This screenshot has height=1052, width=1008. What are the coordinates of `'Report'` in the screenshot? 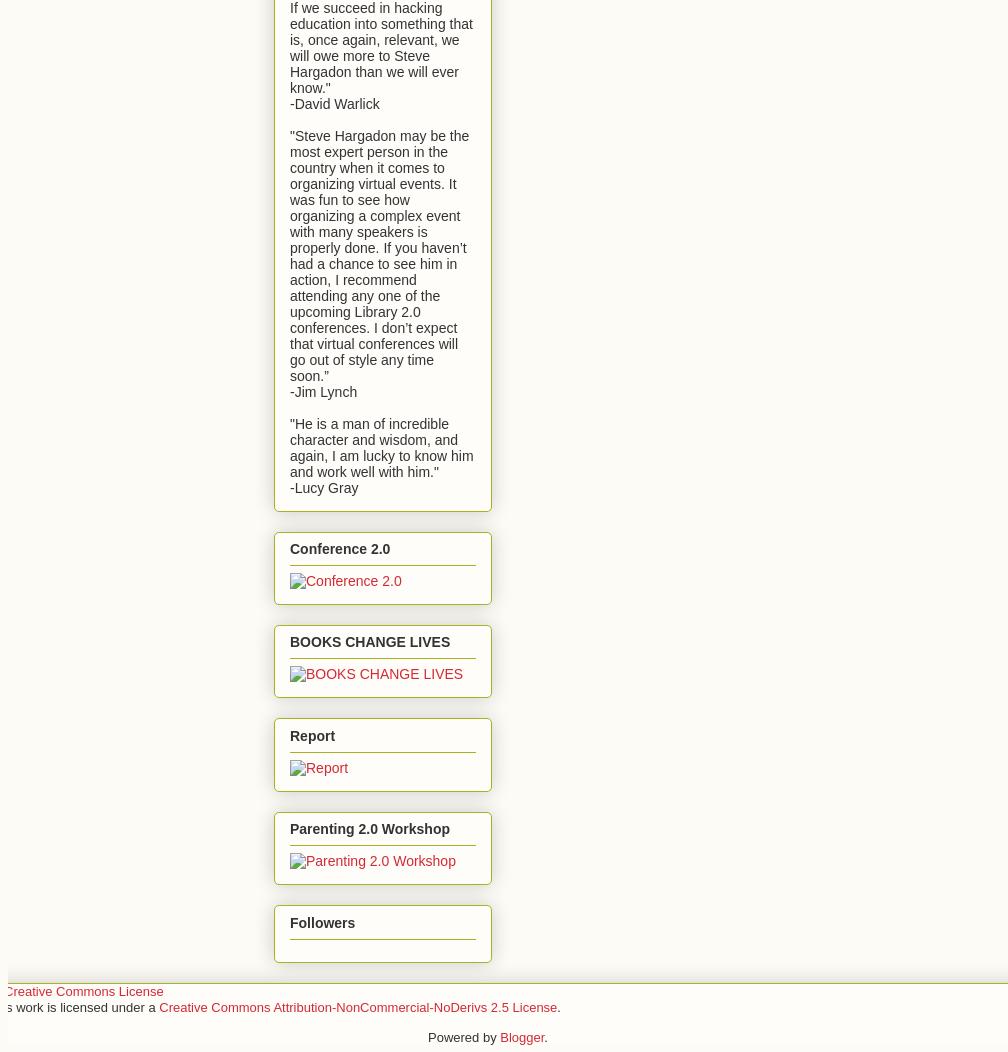 It's located at (312, 735).